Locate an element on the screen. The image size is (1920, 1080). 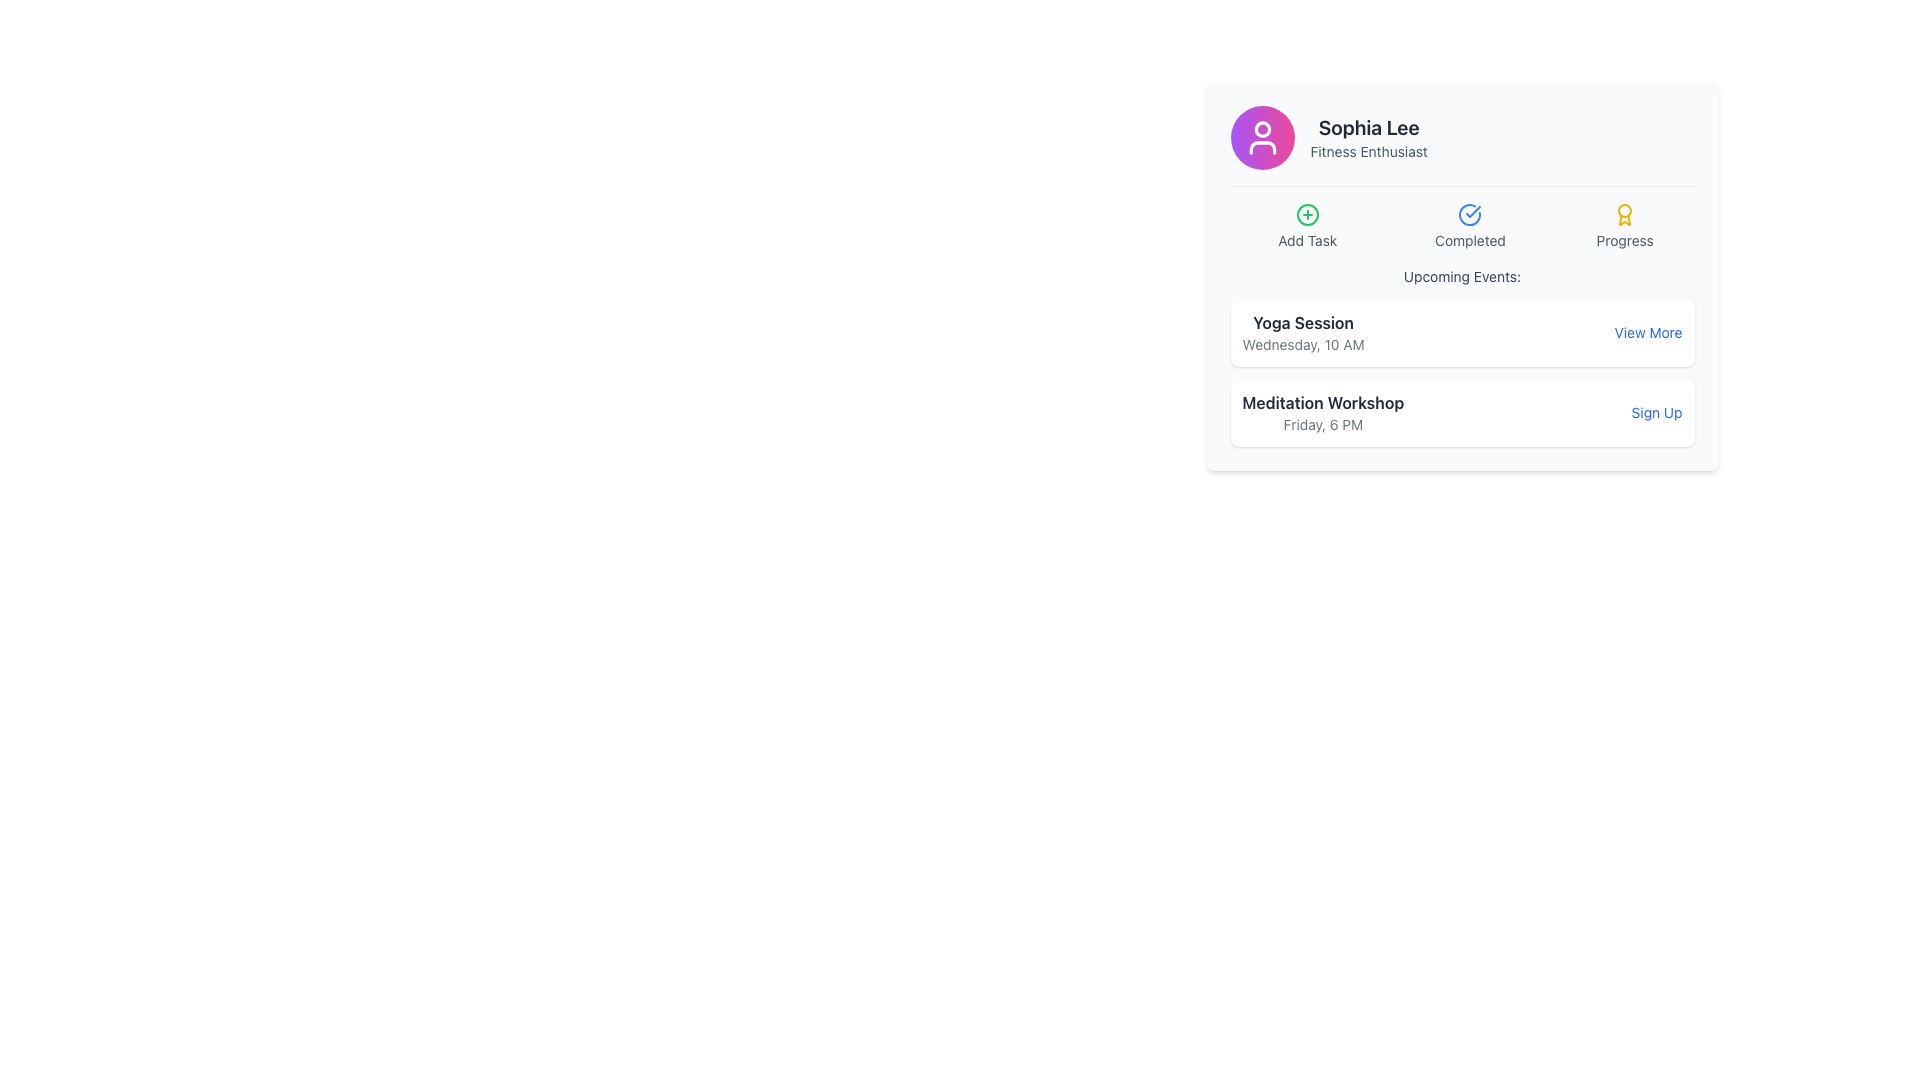
the text label displaying the details or timestamp for the 'Meditation Workshop' event, which is located below the title within the card component in the 'Upcoming Events' section is located at coordinates (1323, 423).